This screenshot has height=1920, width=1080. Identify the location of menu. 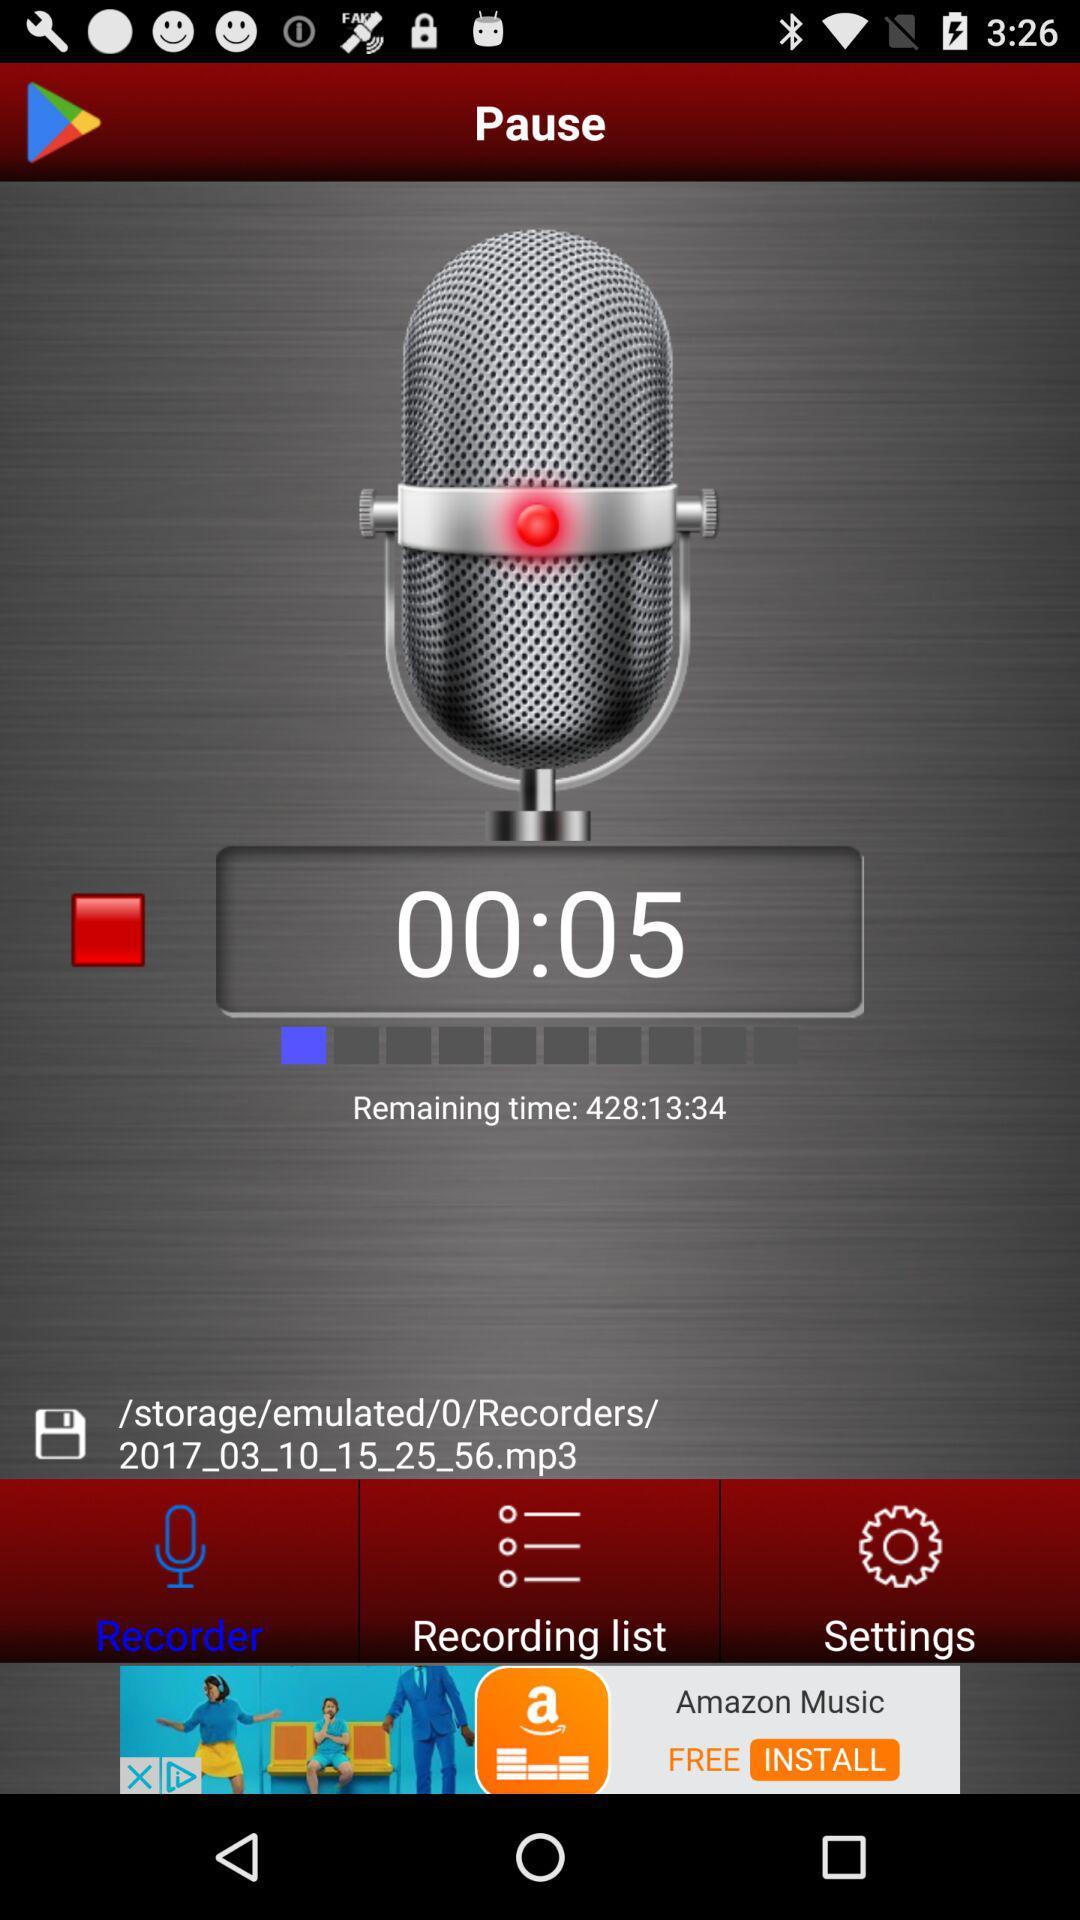
(538, 1569).